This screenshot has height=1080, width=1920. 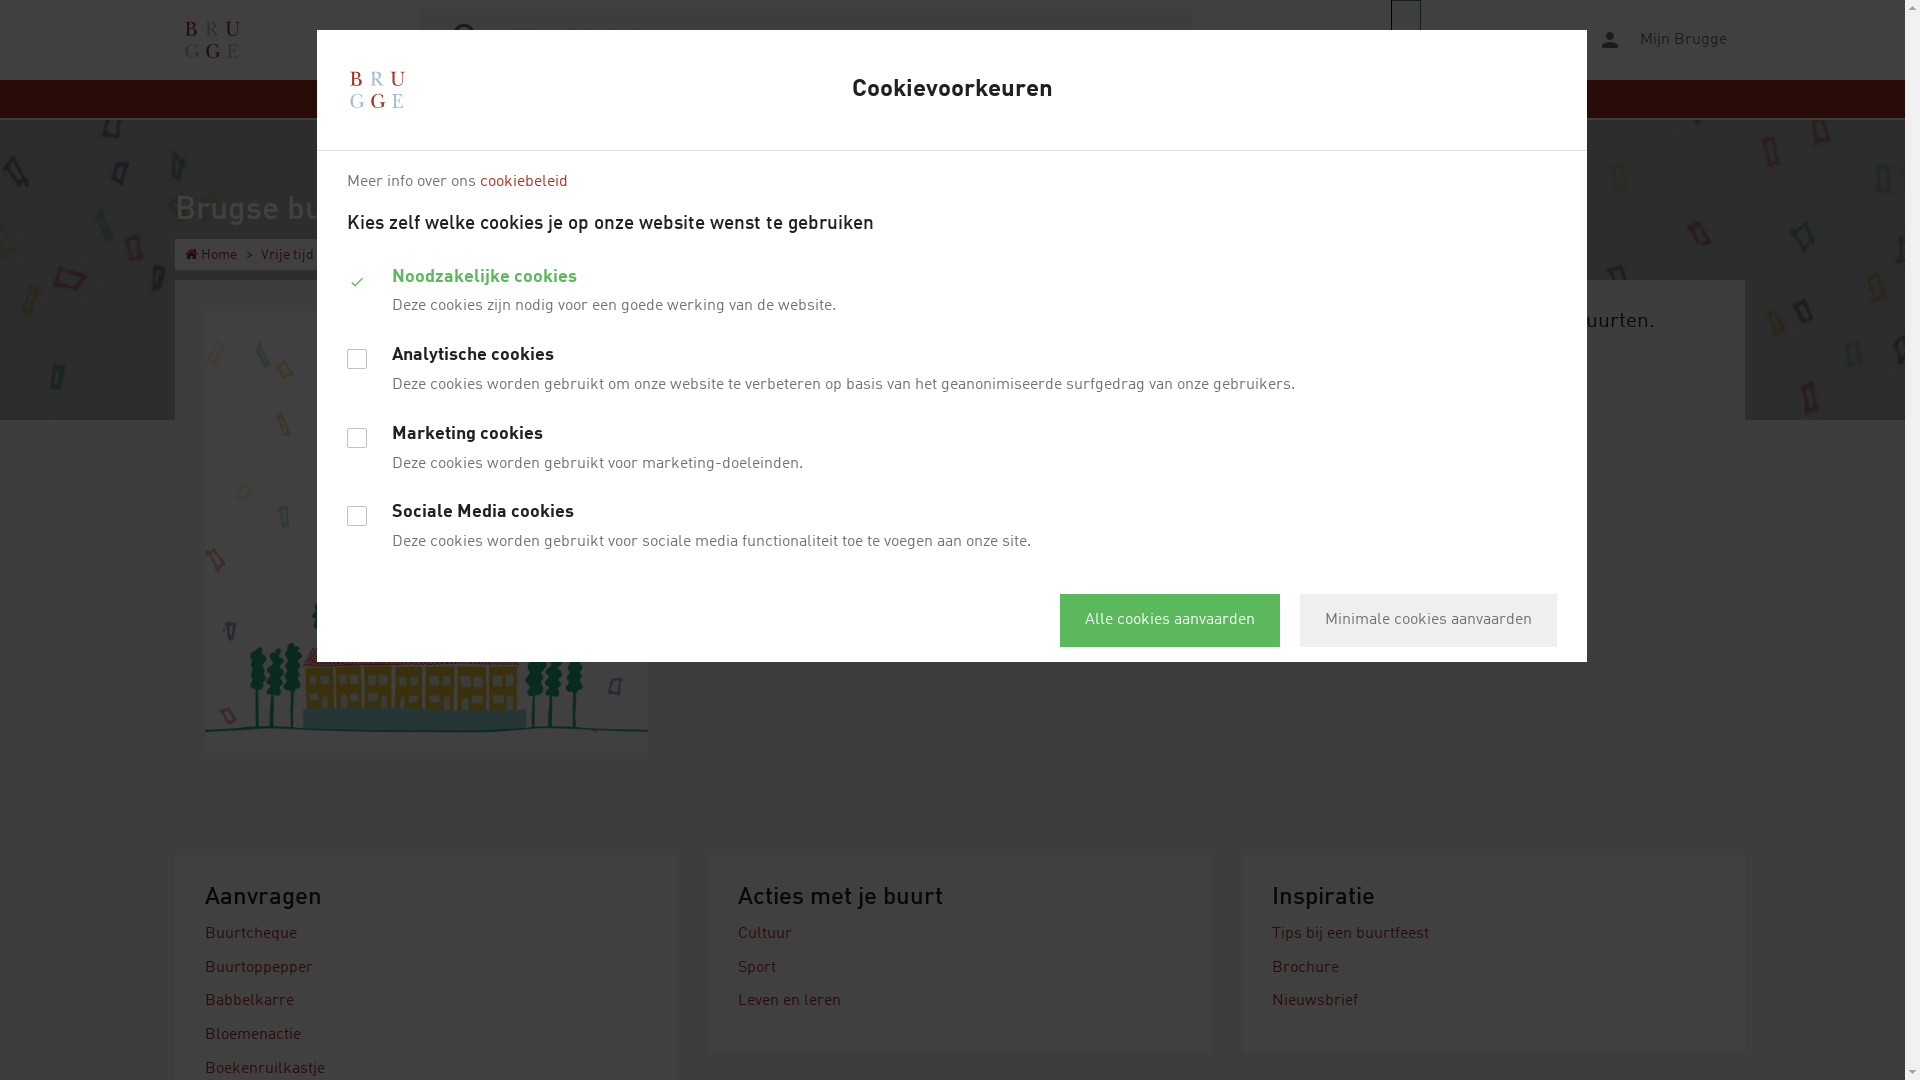 I want to click on 'Home', so click(x=211, y=253).